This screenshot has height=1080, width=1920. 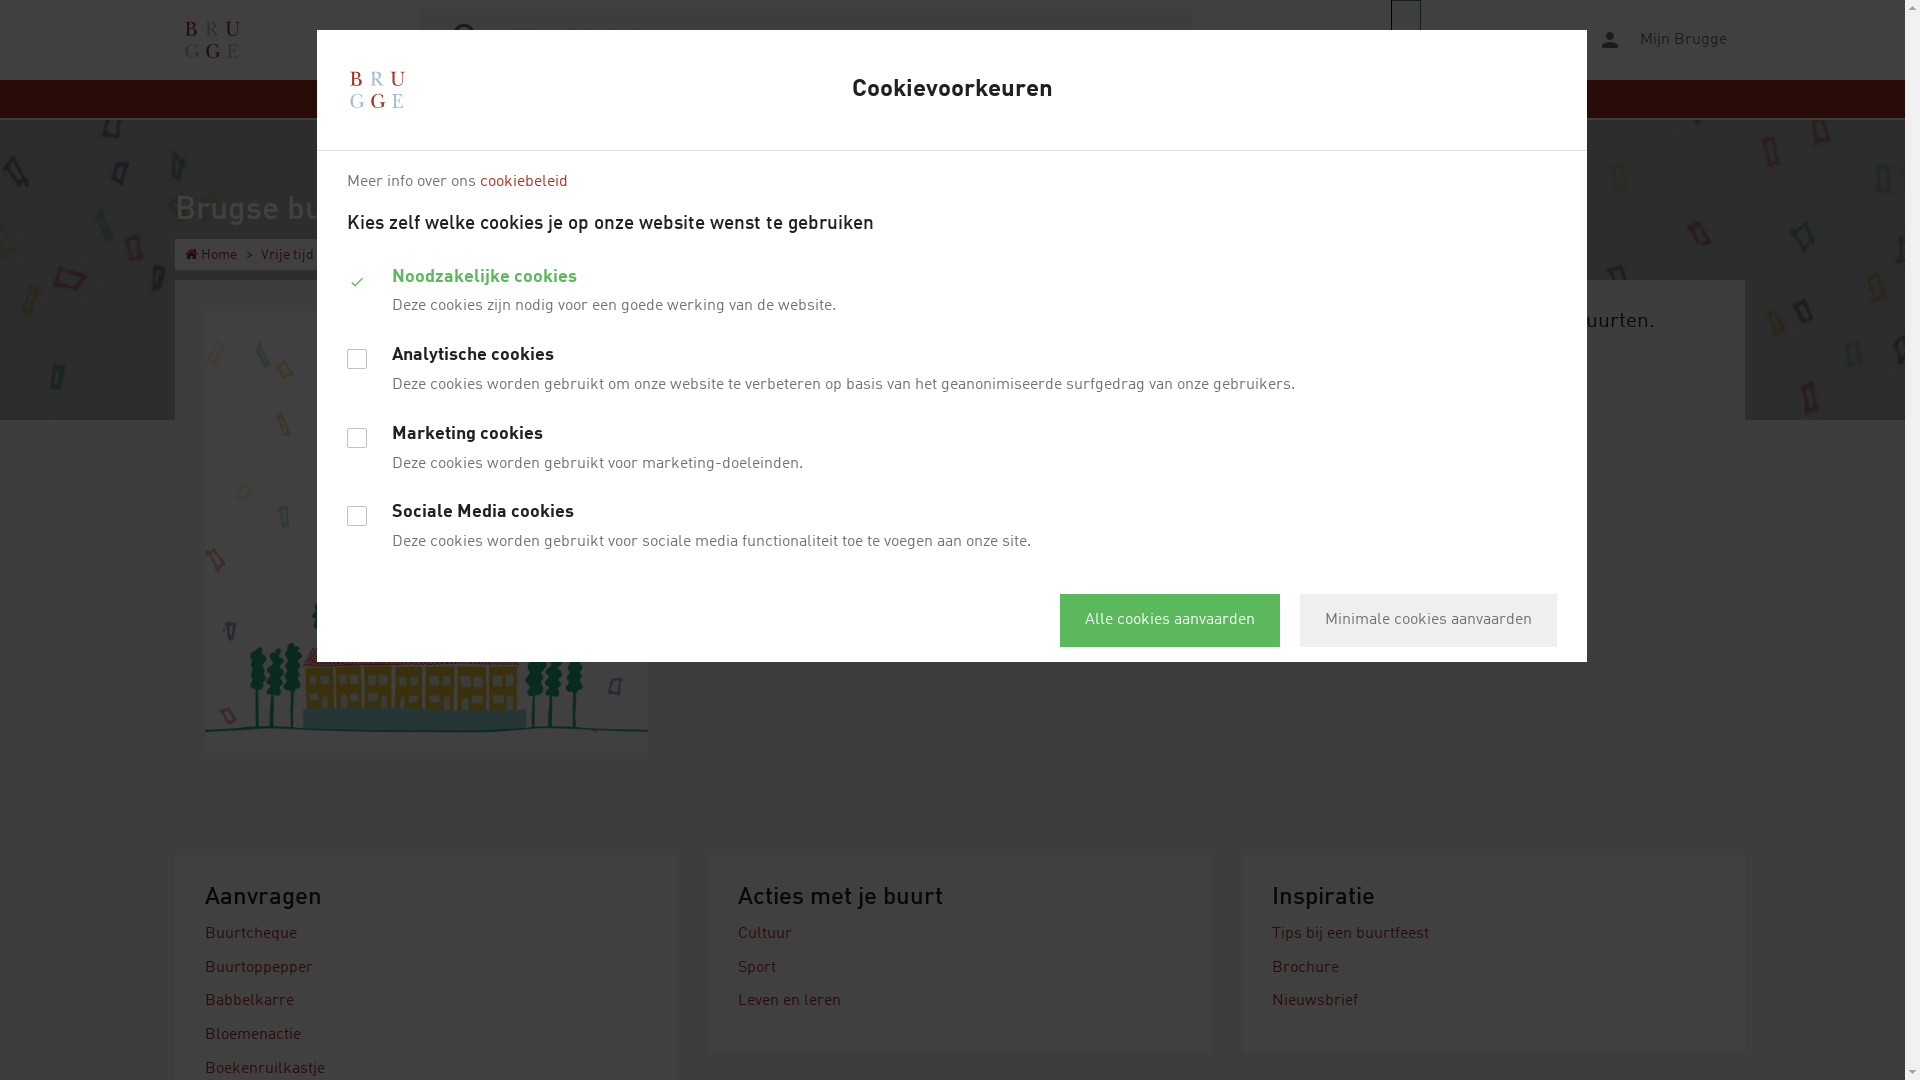 I want to click on 'Home', so click(x=211, y=253).